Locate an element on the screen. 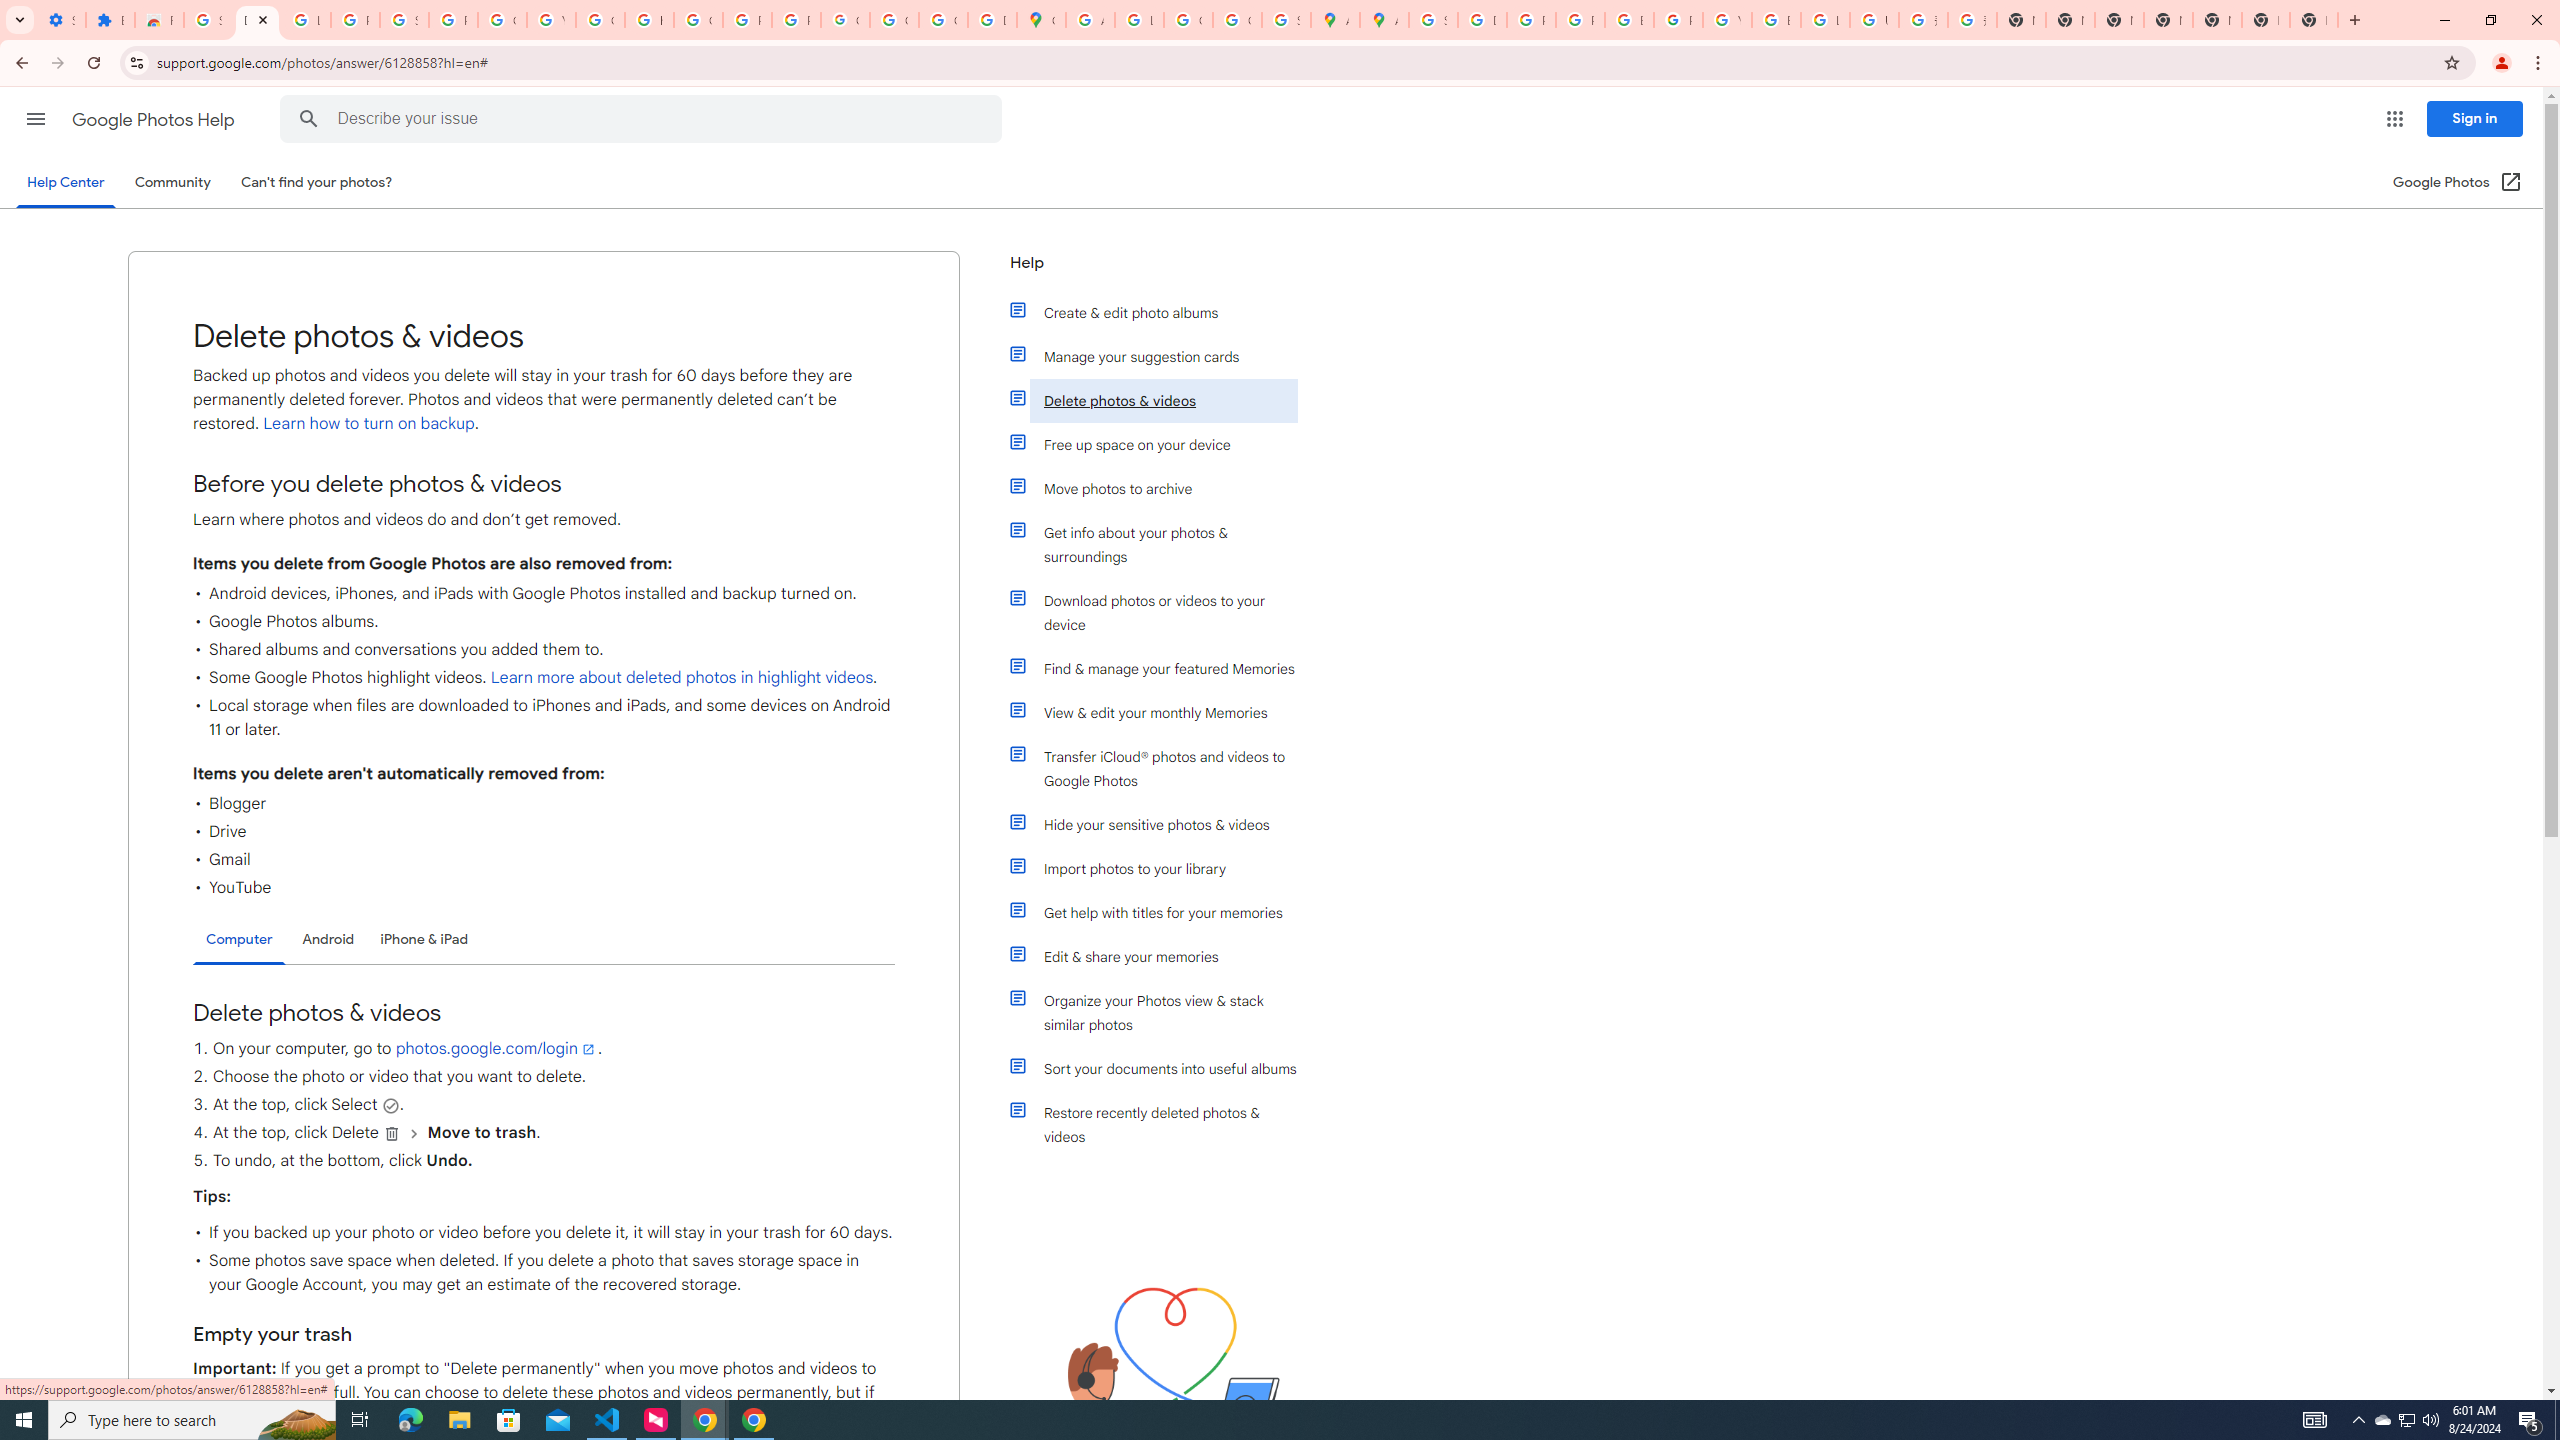 The width and height of the screenshot is (2560, 1440). 'Google Photos (Open in a new window)' is located at coordinates (2457, 181).